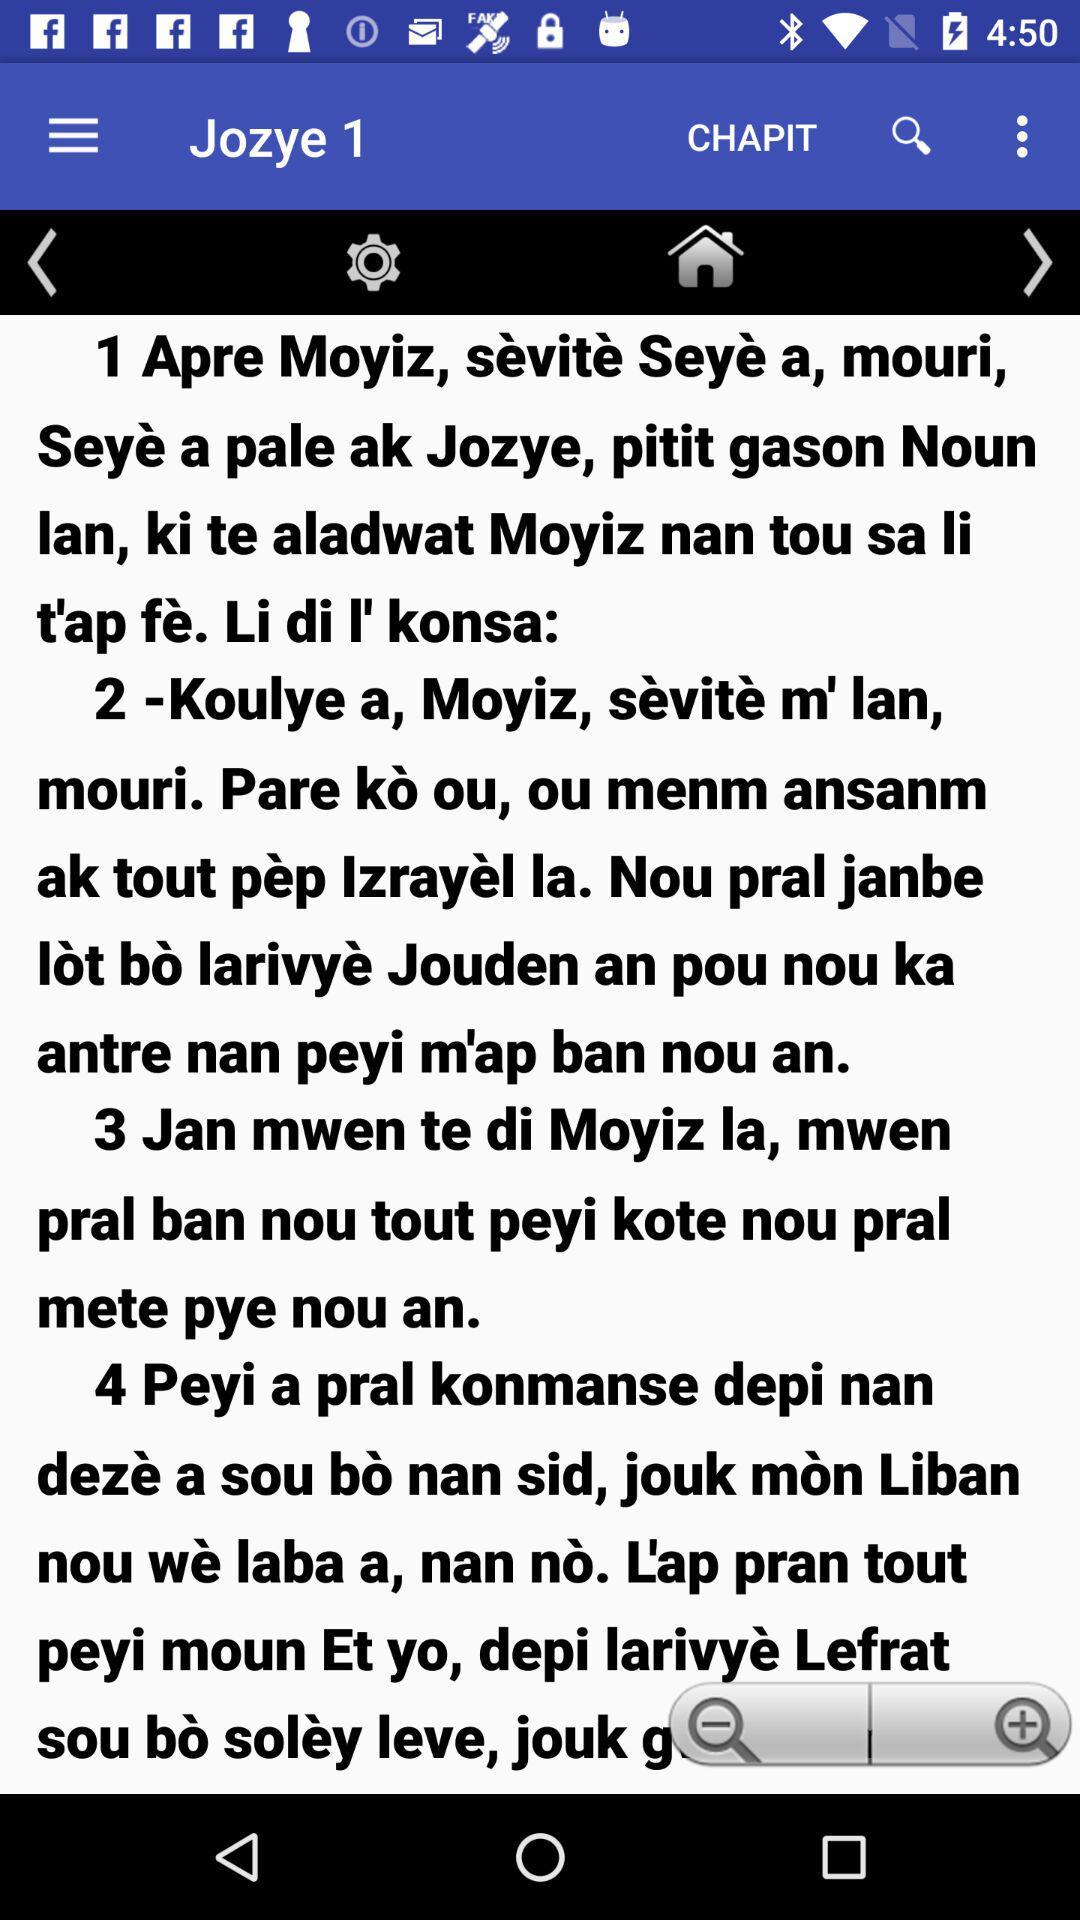 The height and width of the screenshot is (1920, 1080). Describe the element at coordinates (704, 251) in the screenshot. I see `the home icon` at that location.